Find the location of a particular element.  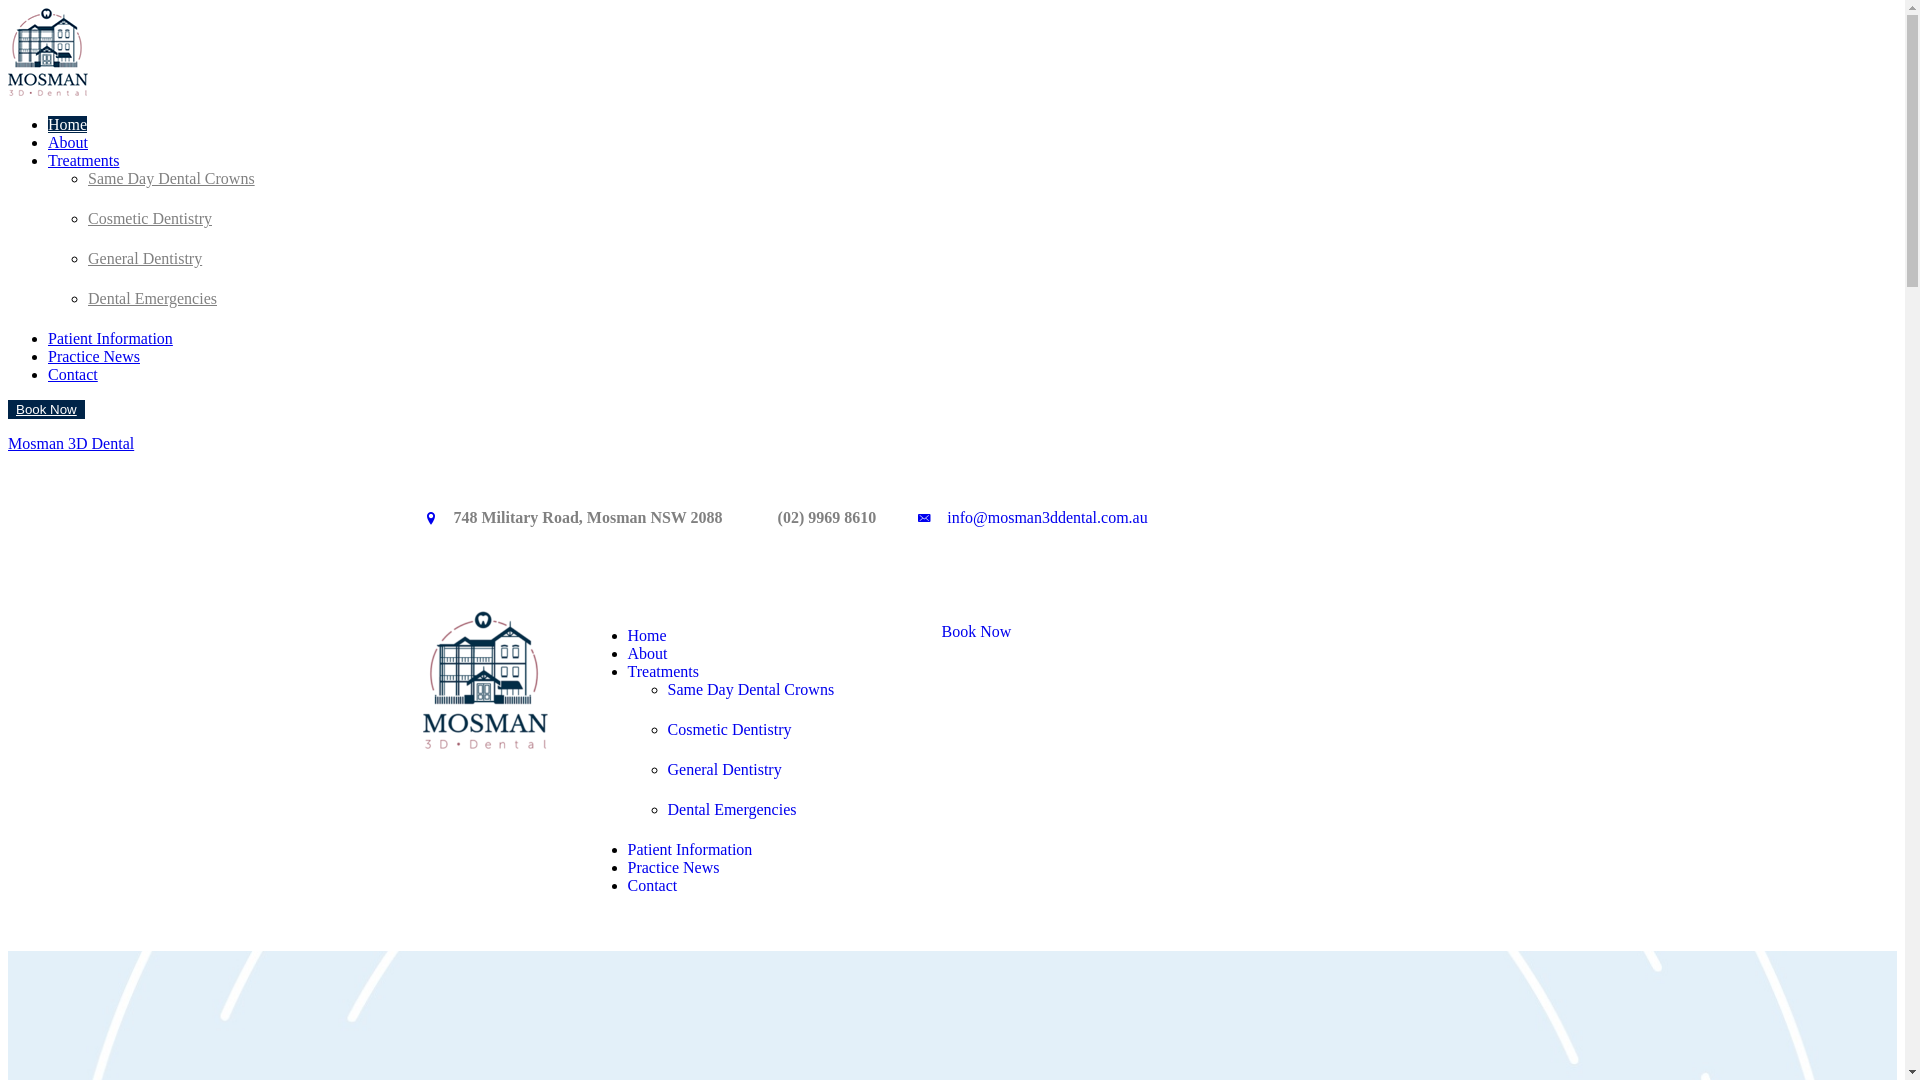

'748 Military Road, Mosman NSW 2088' is located at coordinates (587, 516).